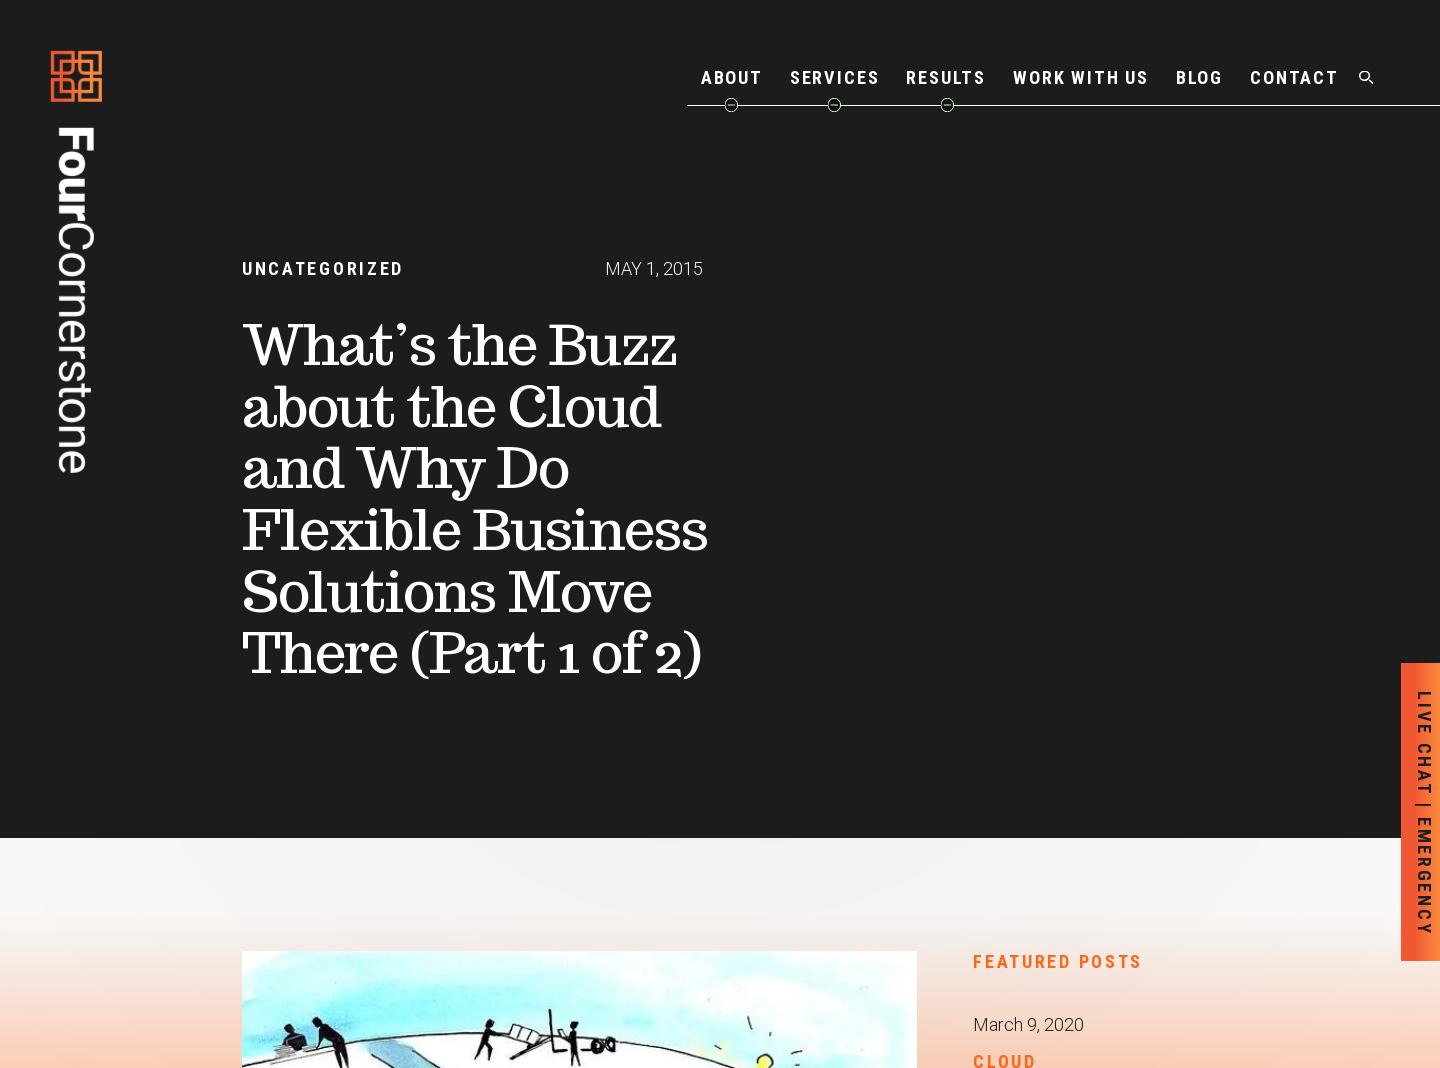 This screenshot has width=1440, height=1068. Describe the element at coordinates (1057, 960) in the screenshot. I see `'Featured Posts'` at that location.